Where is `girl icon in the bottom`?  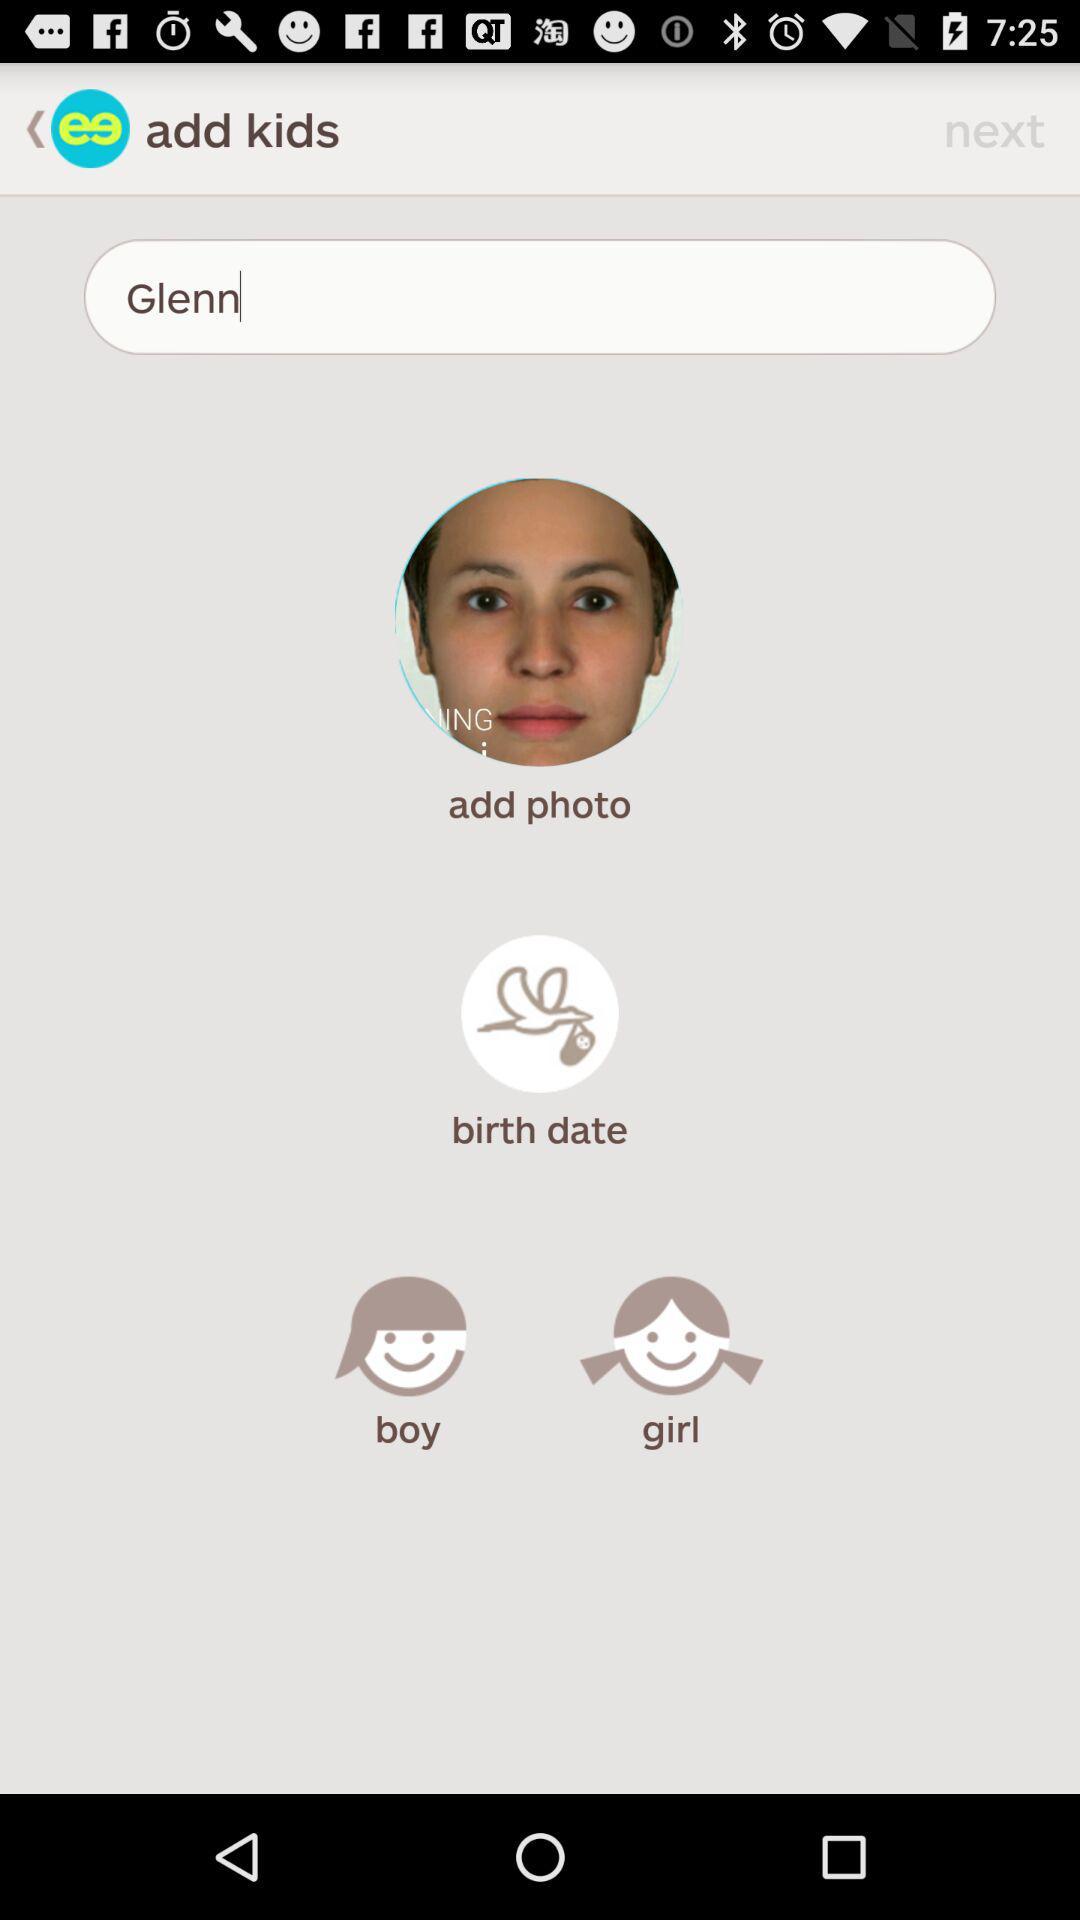
girl icon in the bottom is located at coordinates (671, 1342).